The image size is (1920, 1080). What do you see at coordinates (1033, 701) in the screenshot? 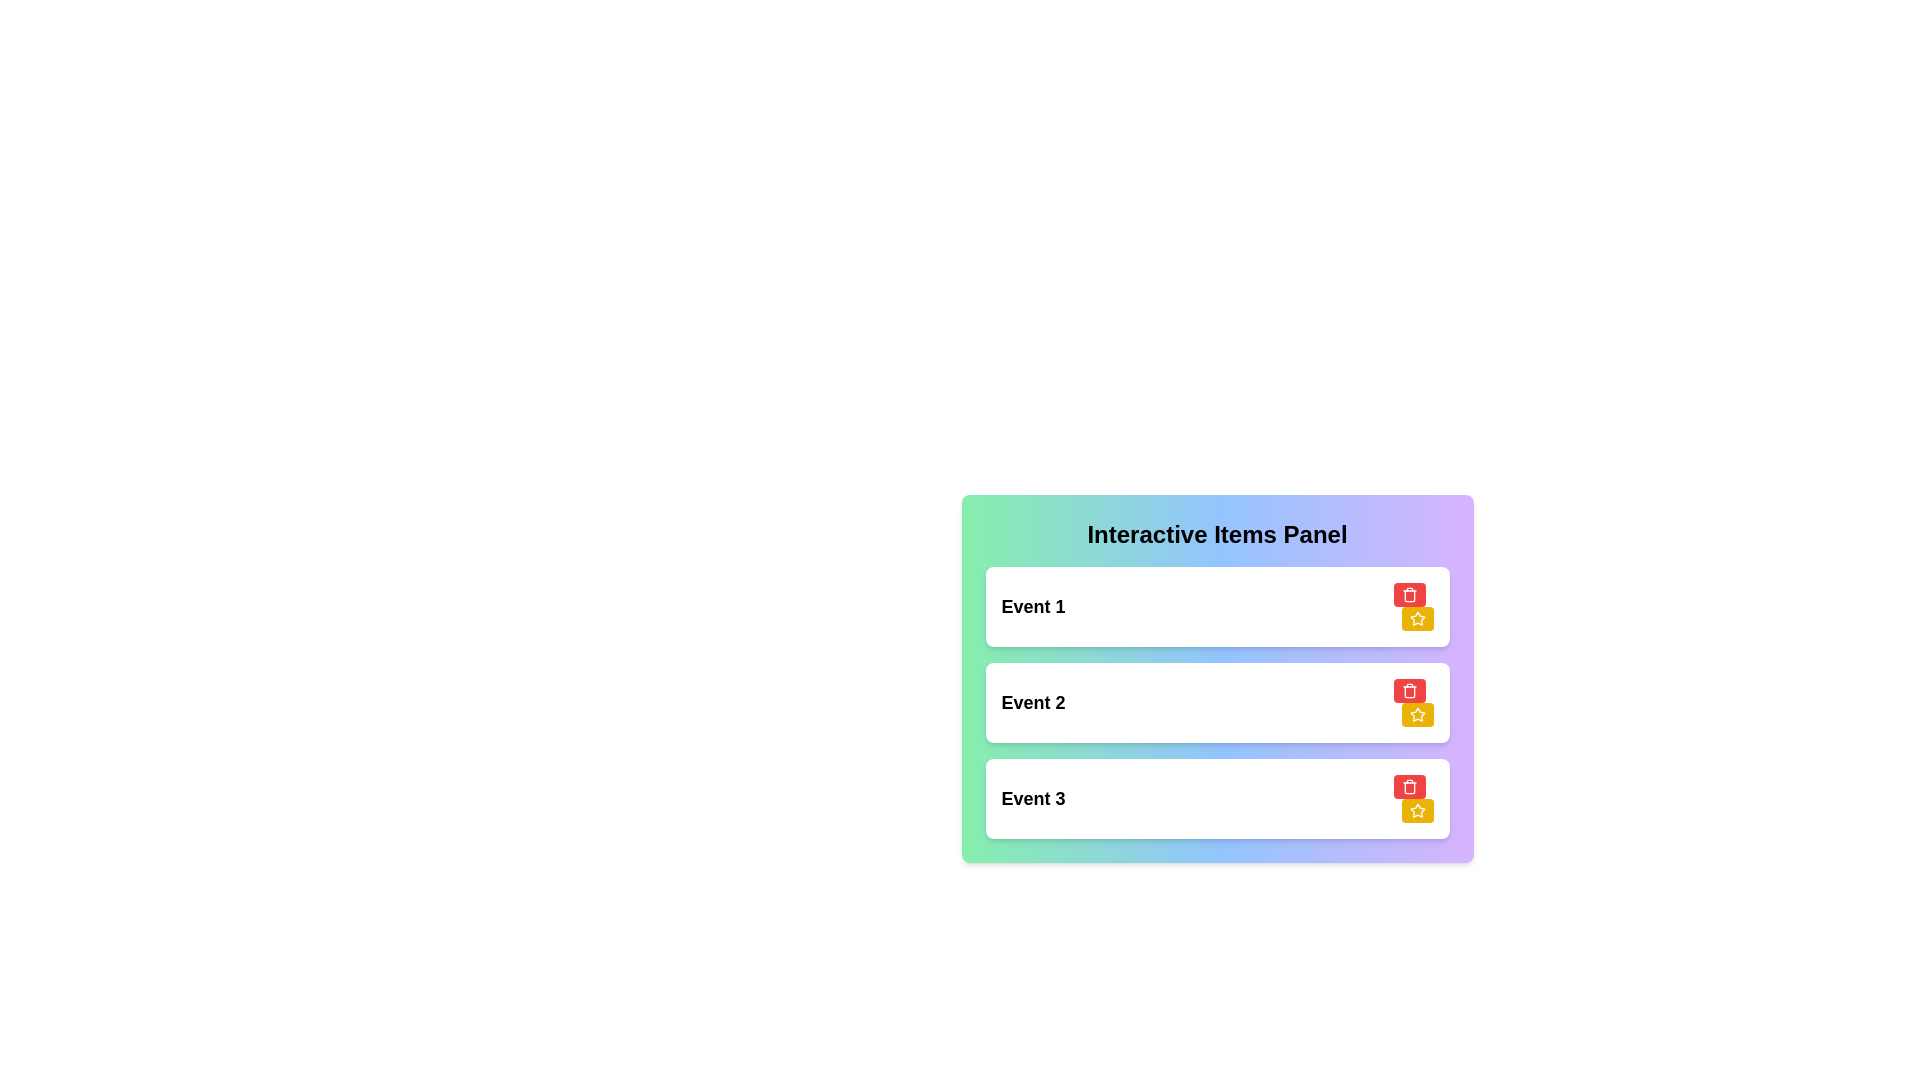
I see `the text label identifying the second event in a vertical list, positioned between 'Event 1' and 'Event 3'` at bounding box center [1033, 701].